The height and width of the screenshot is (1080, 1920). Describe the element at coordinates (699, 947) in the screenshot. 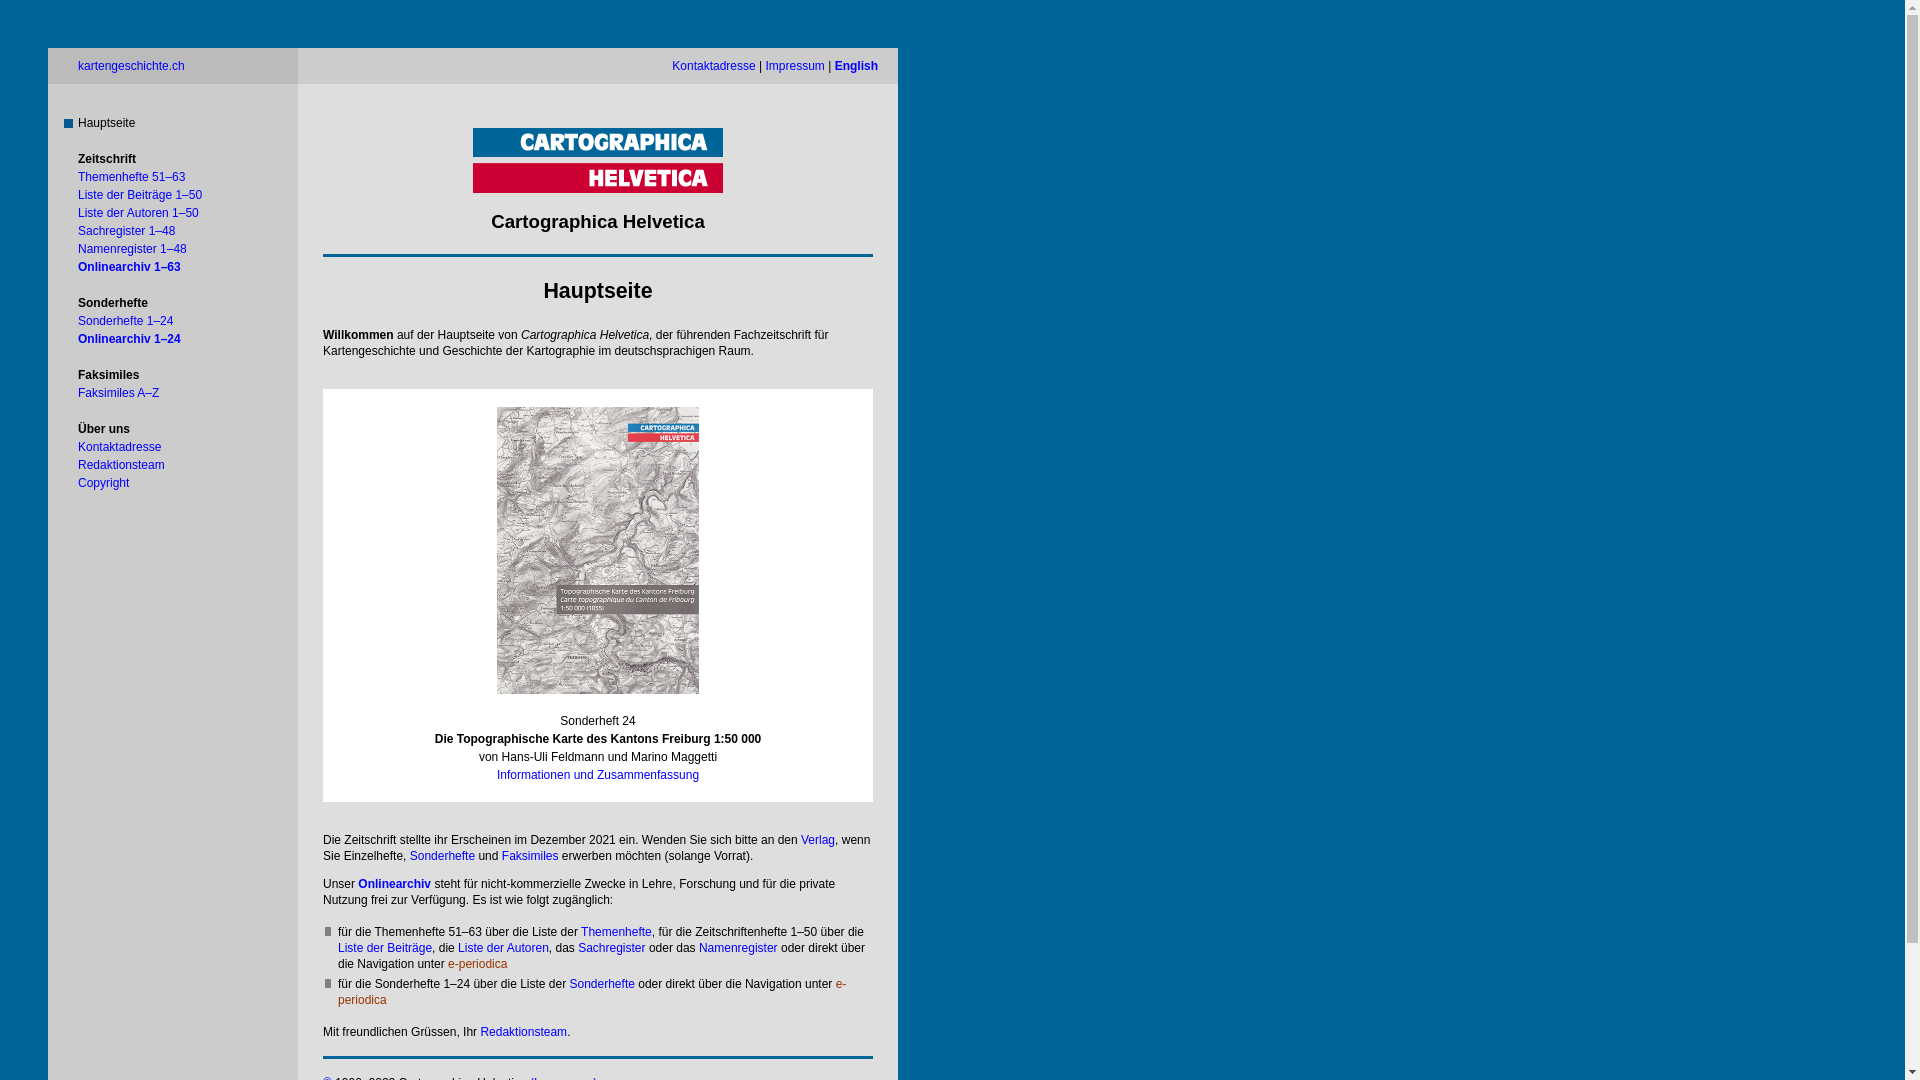

I see `'Namenregister'` at that location.